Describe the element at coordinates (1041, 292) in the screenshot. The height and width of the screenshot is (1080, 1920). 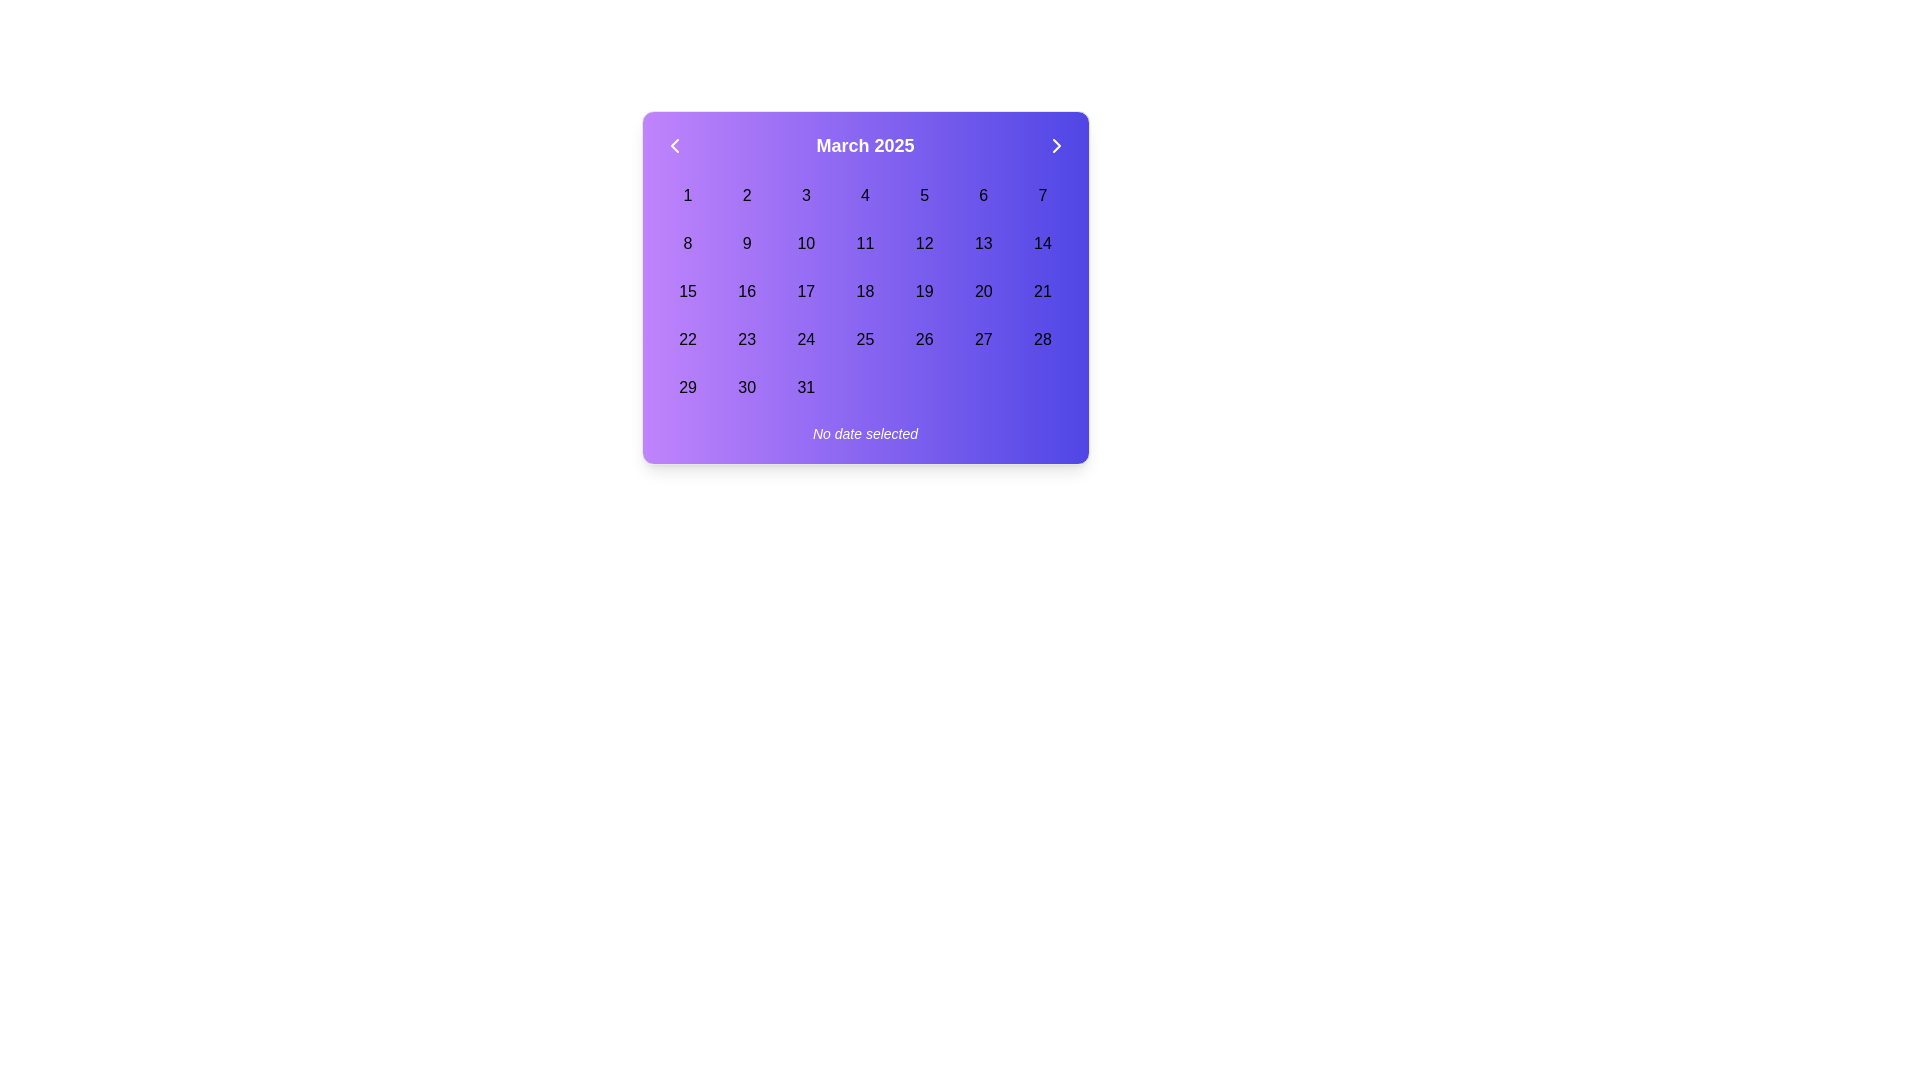
I see `the circular button labeled '21' in the calendar grid` at that location.